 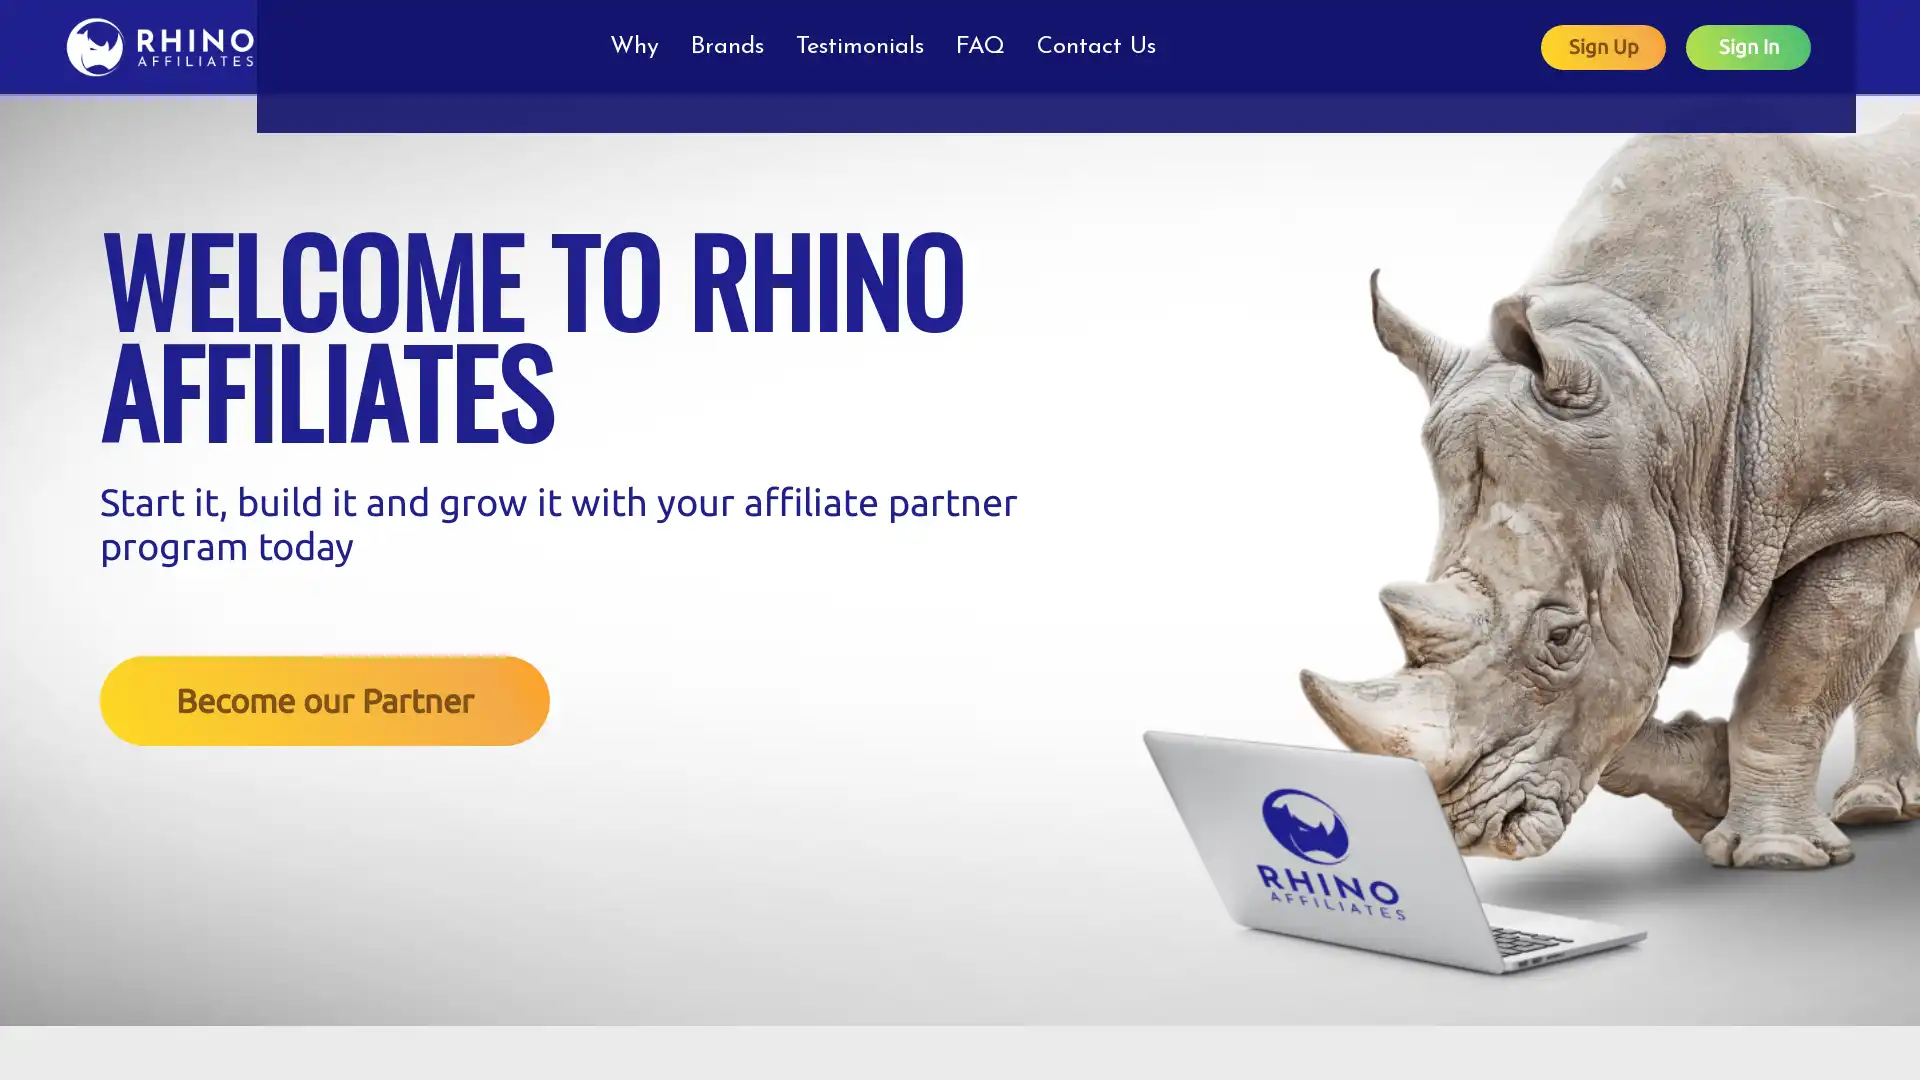 I want to click on Sign Up, so click(x=1648, y=45).